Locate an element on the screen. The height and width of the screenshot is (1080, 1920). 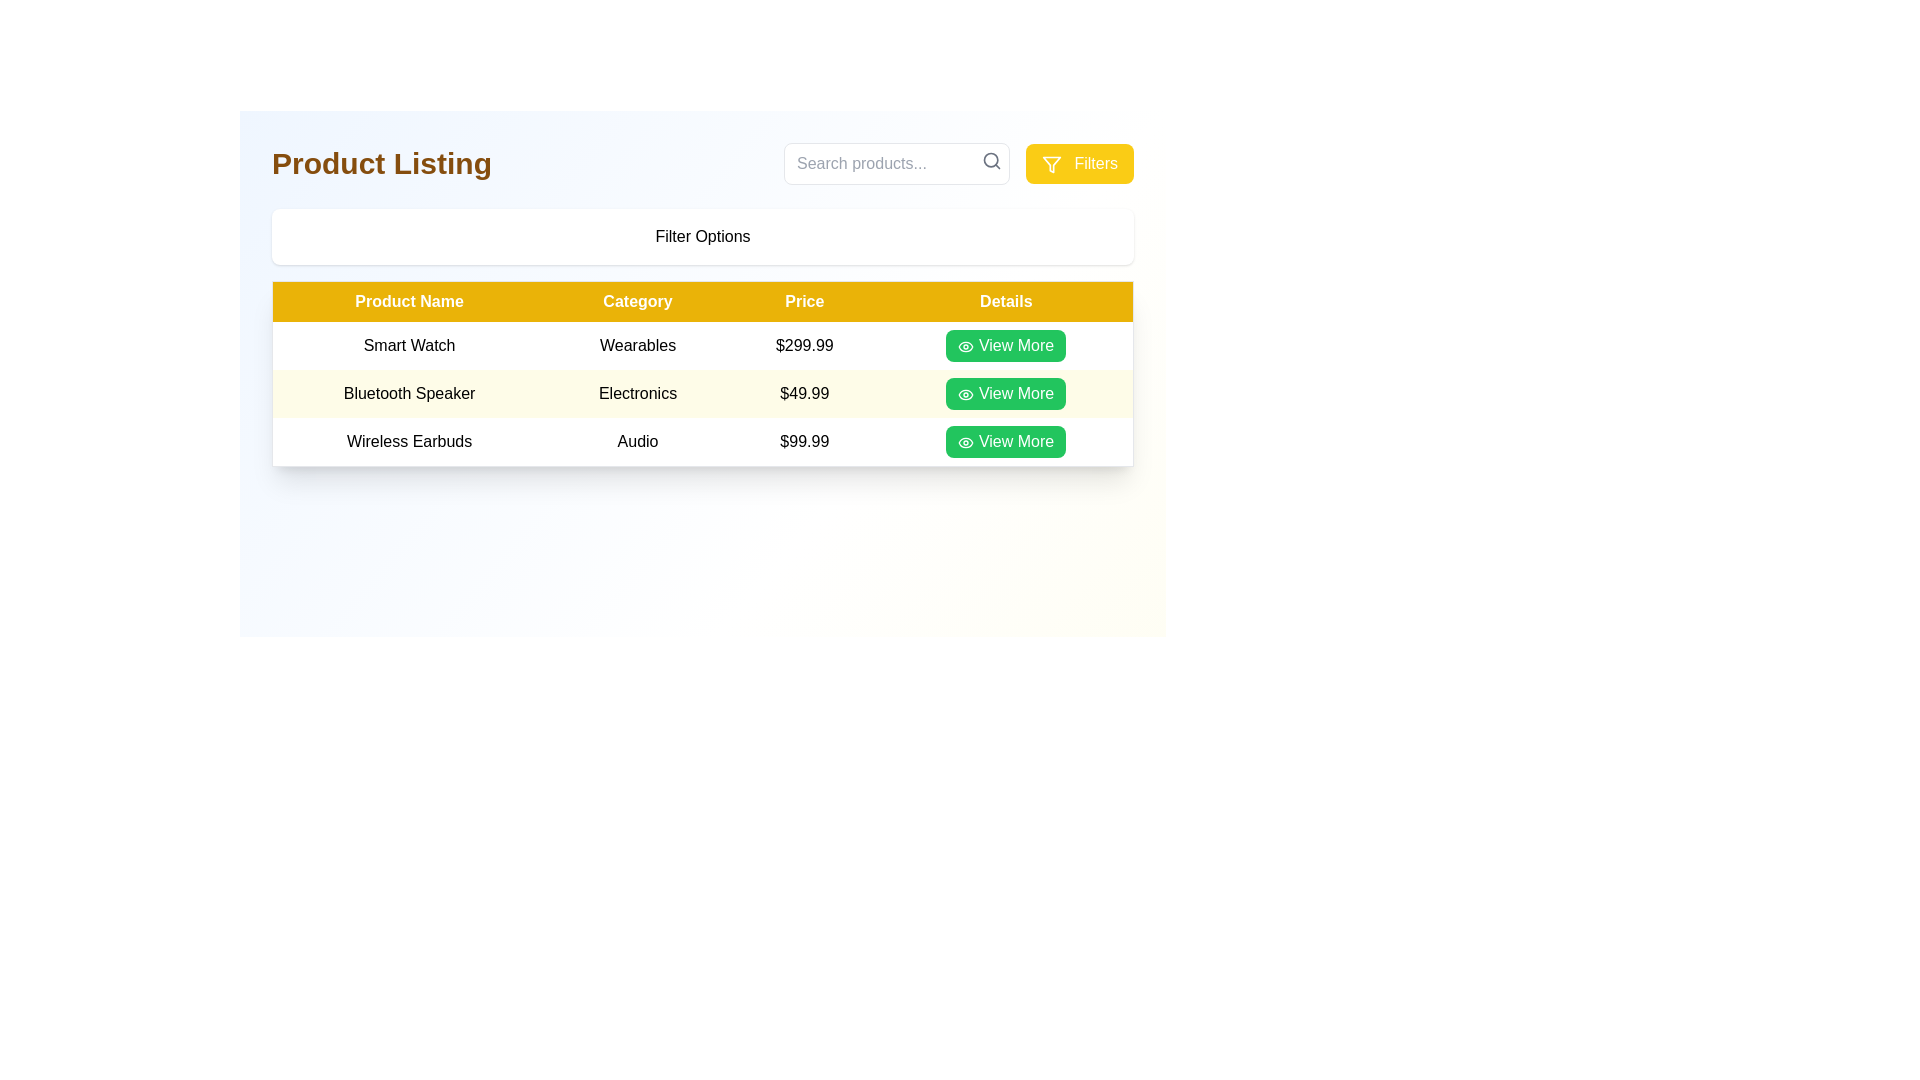
the green button labeled 'View More' with an eye icon, located in the fourth column of the first row in the 'Details' section of the table is located at coordinates (1006, 345).